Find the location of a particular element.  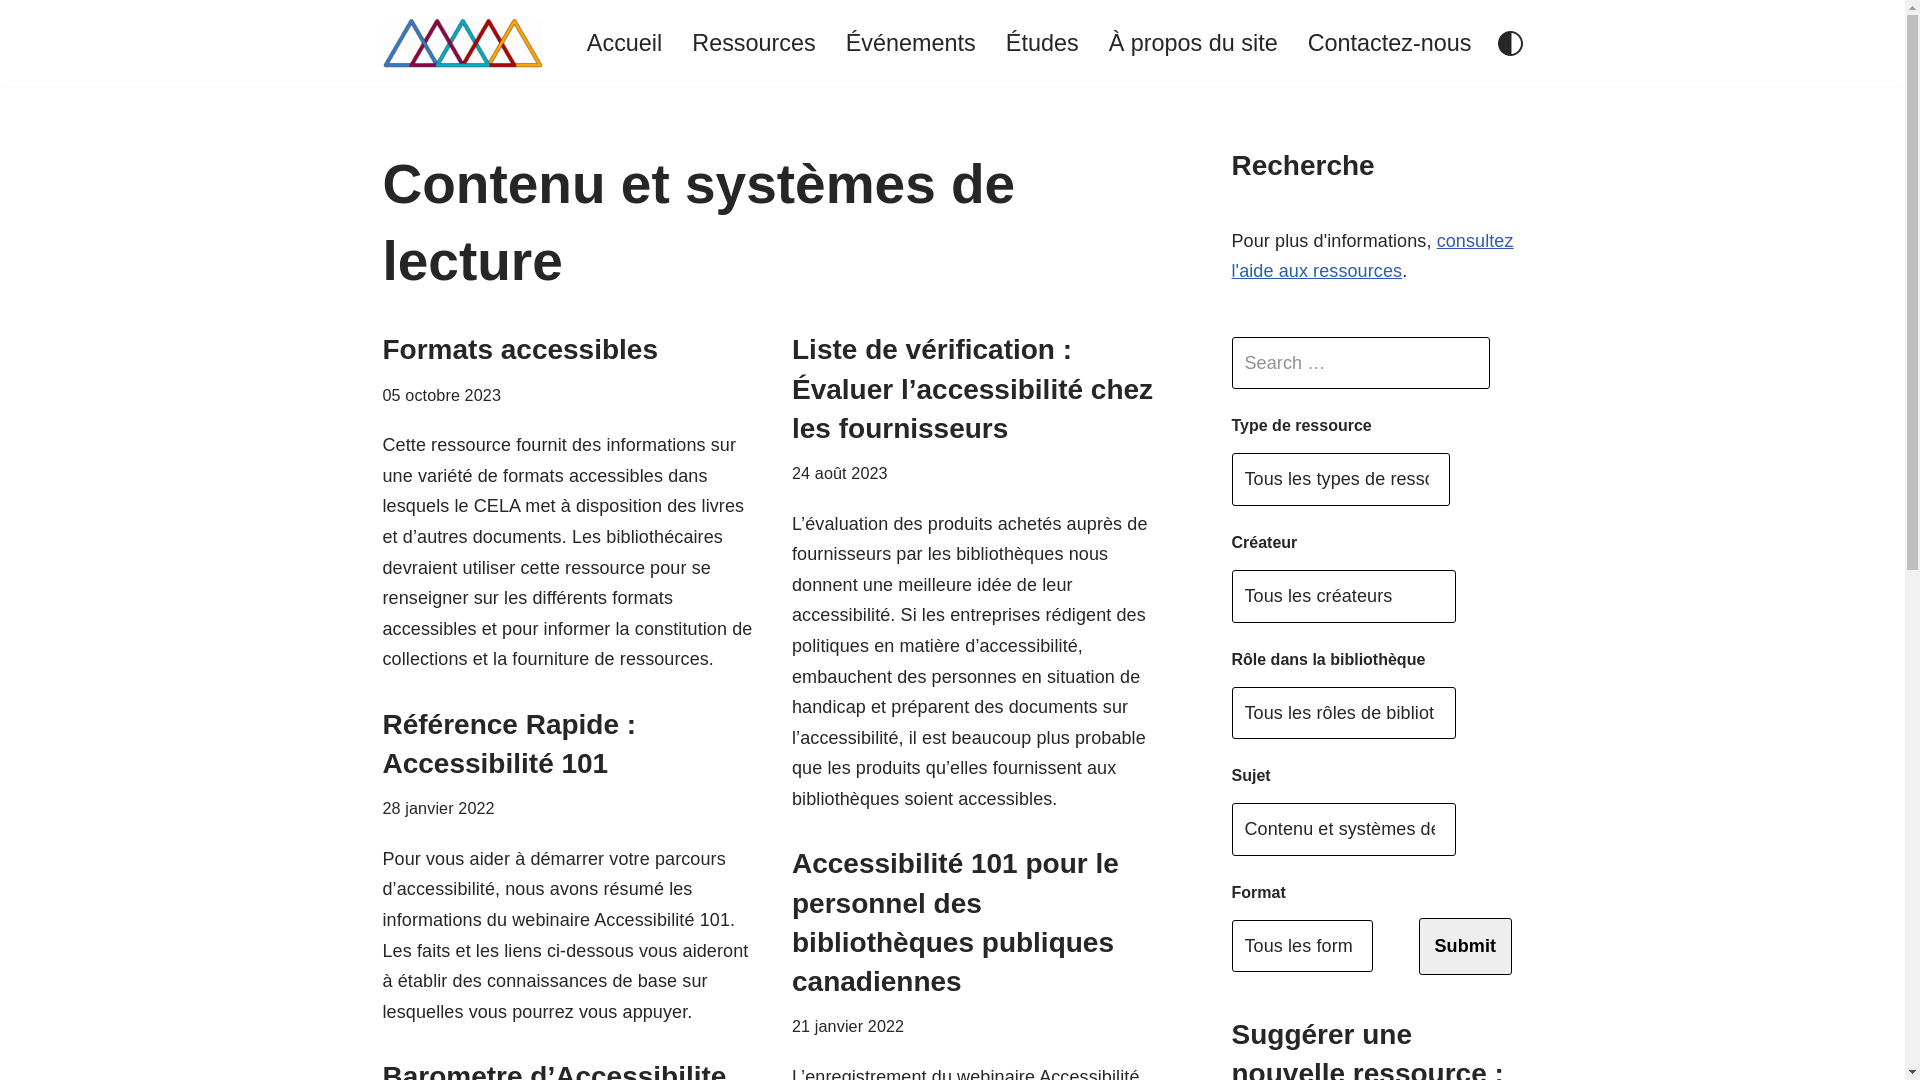

'Aller au contenu' is located at coordinates (0, 42).